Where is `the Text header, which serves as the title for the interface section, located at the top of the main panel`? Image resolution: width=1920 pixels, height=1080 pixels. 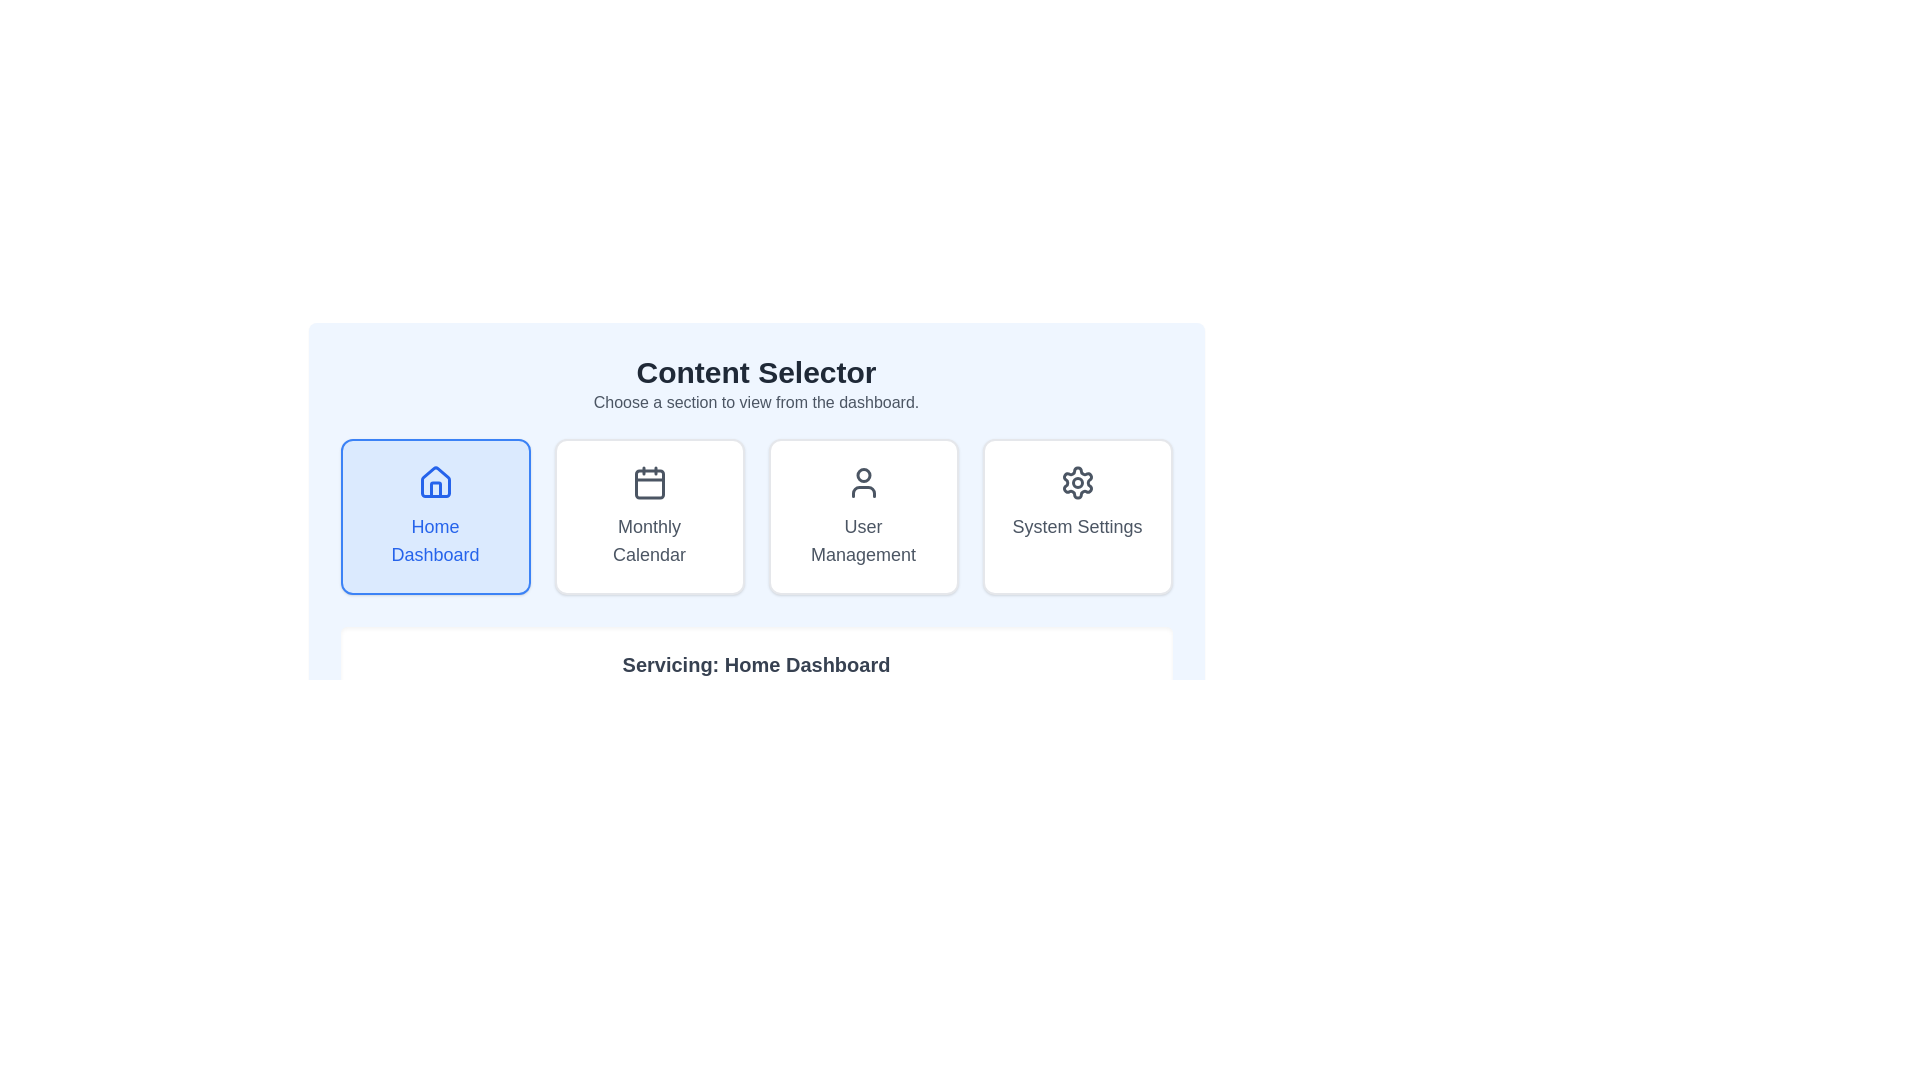
the Text header, which serves as the title for the interface section, located at the top of the main panel is located at coordinates (755, 373).